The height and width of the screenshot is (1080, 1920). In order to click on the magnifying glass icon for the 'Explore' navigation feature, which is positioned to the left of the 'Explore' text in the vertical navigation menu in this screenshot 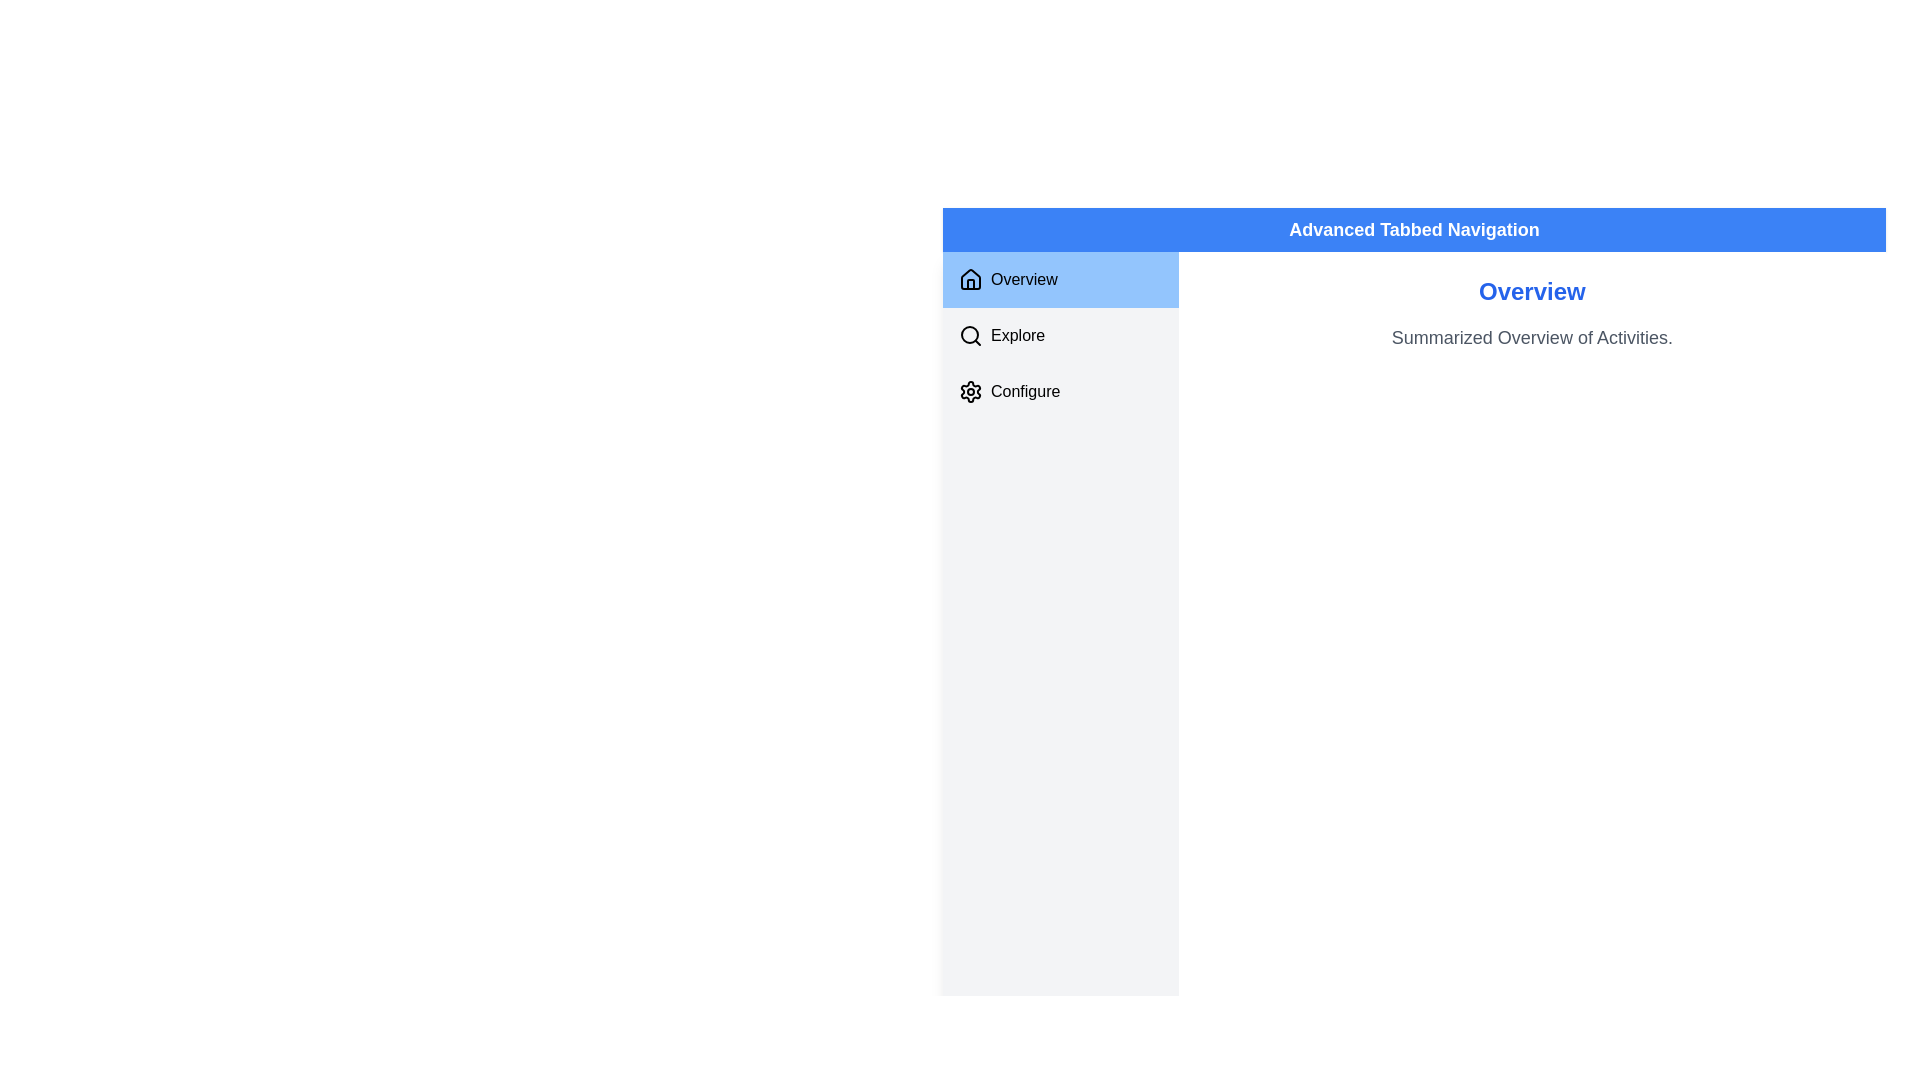, I will do `click(970, 334)`.